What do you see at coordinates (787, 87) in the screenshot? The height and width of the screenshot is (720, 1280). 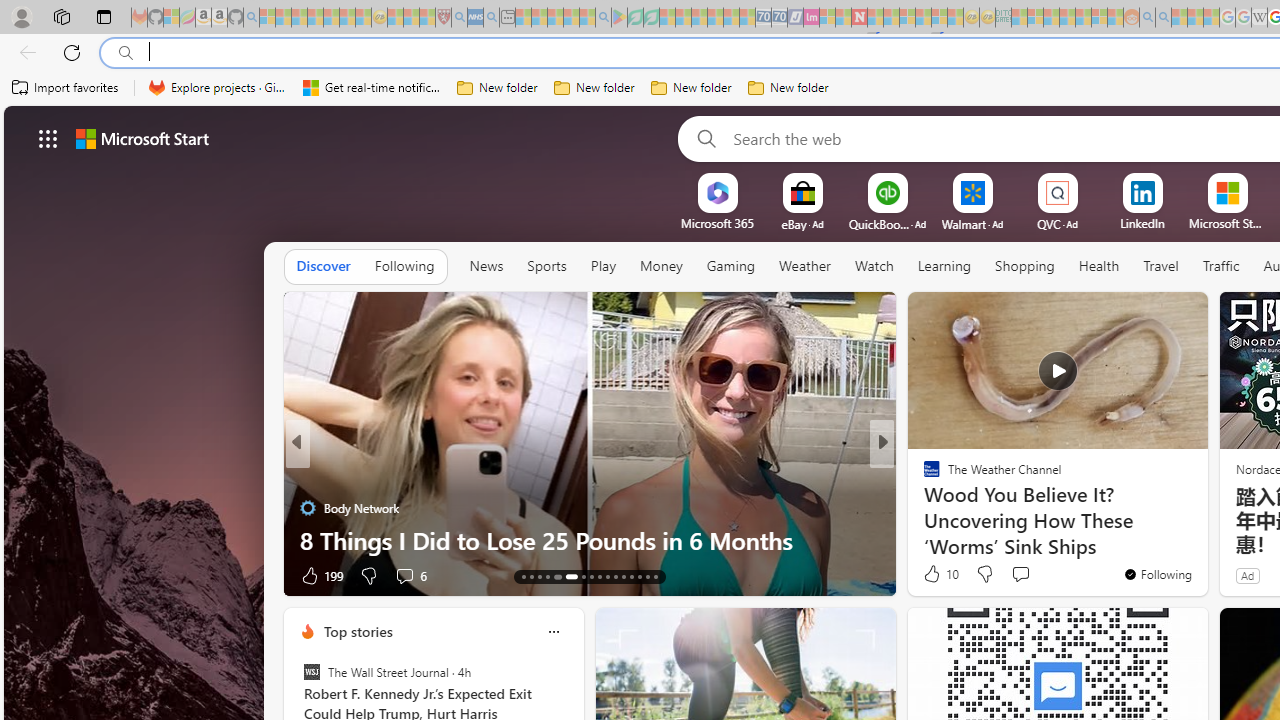 I see `'New folder'` at bounding box center [787, 87].